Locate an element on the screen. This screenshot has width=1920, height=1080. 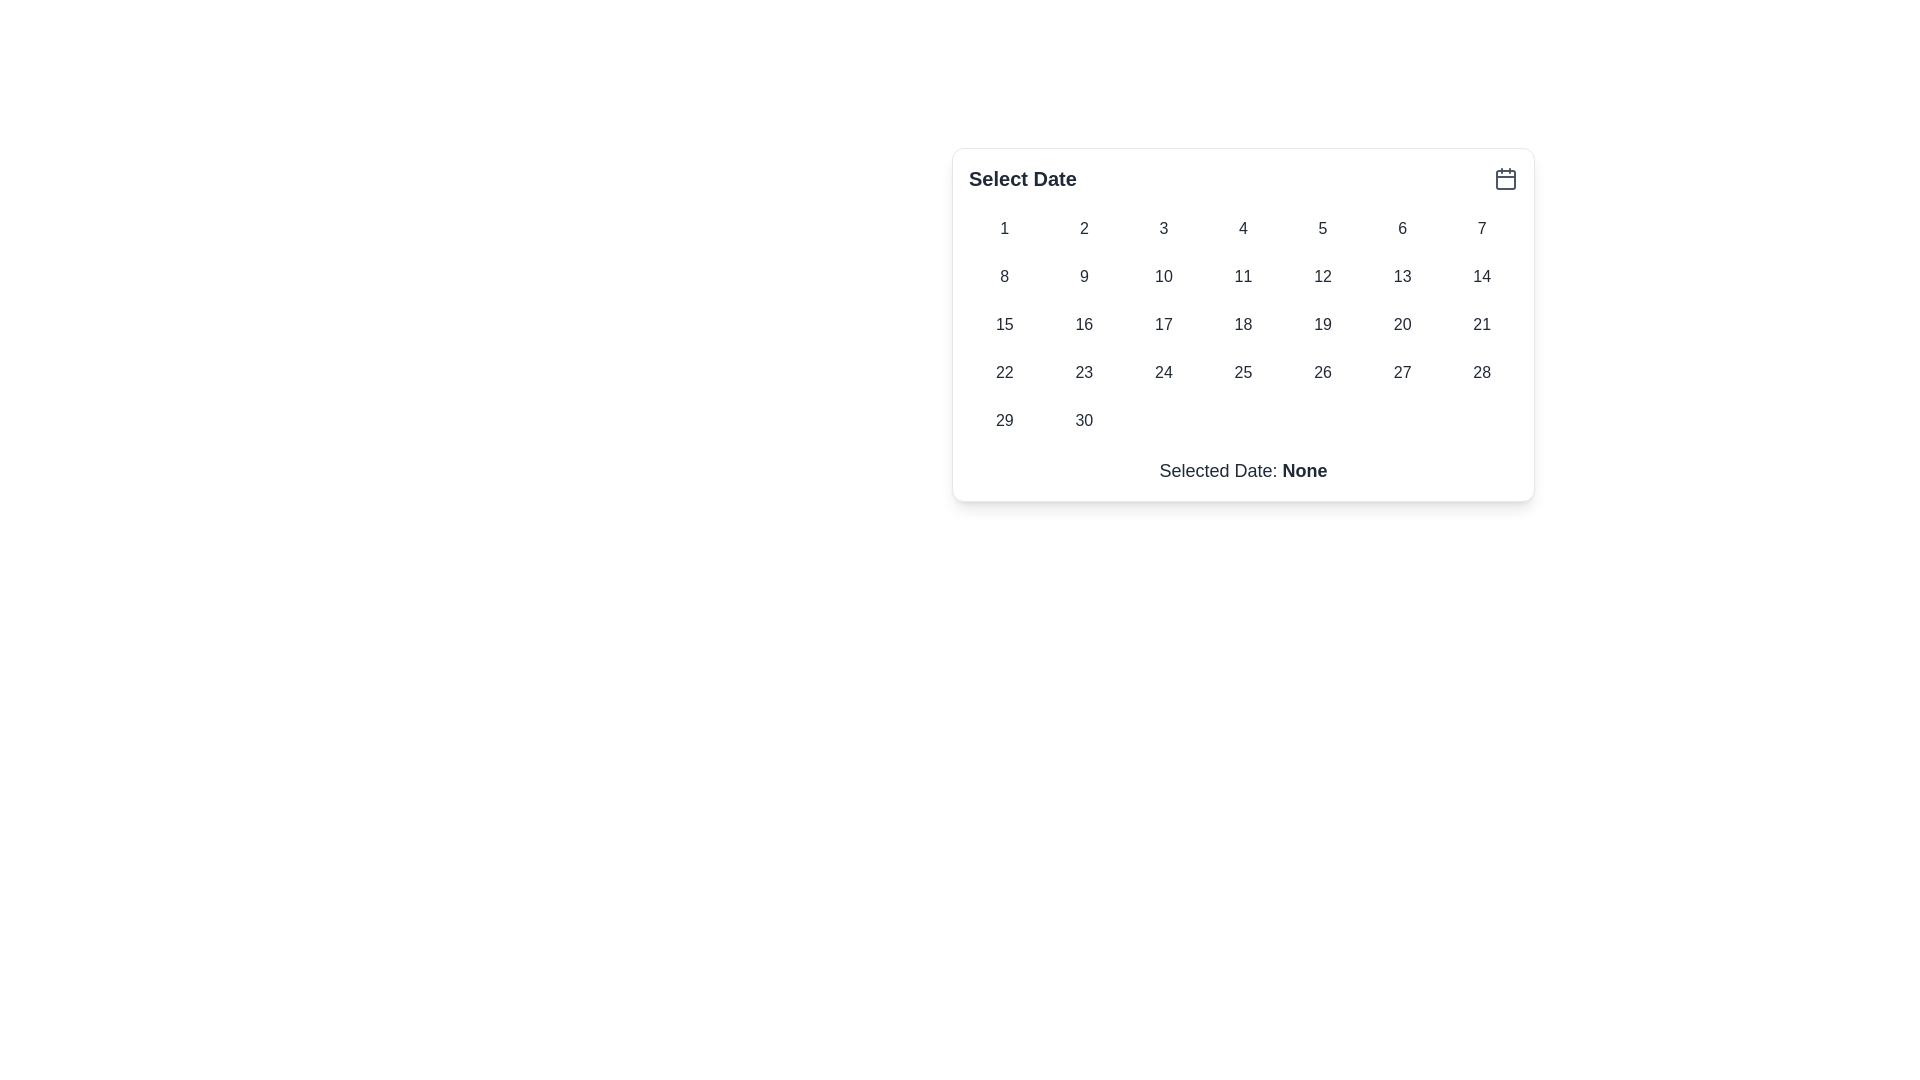
the button-like element displaying the number '30' in the bottom-right corner of the calendar grid is located at coordinates (1083, 419).